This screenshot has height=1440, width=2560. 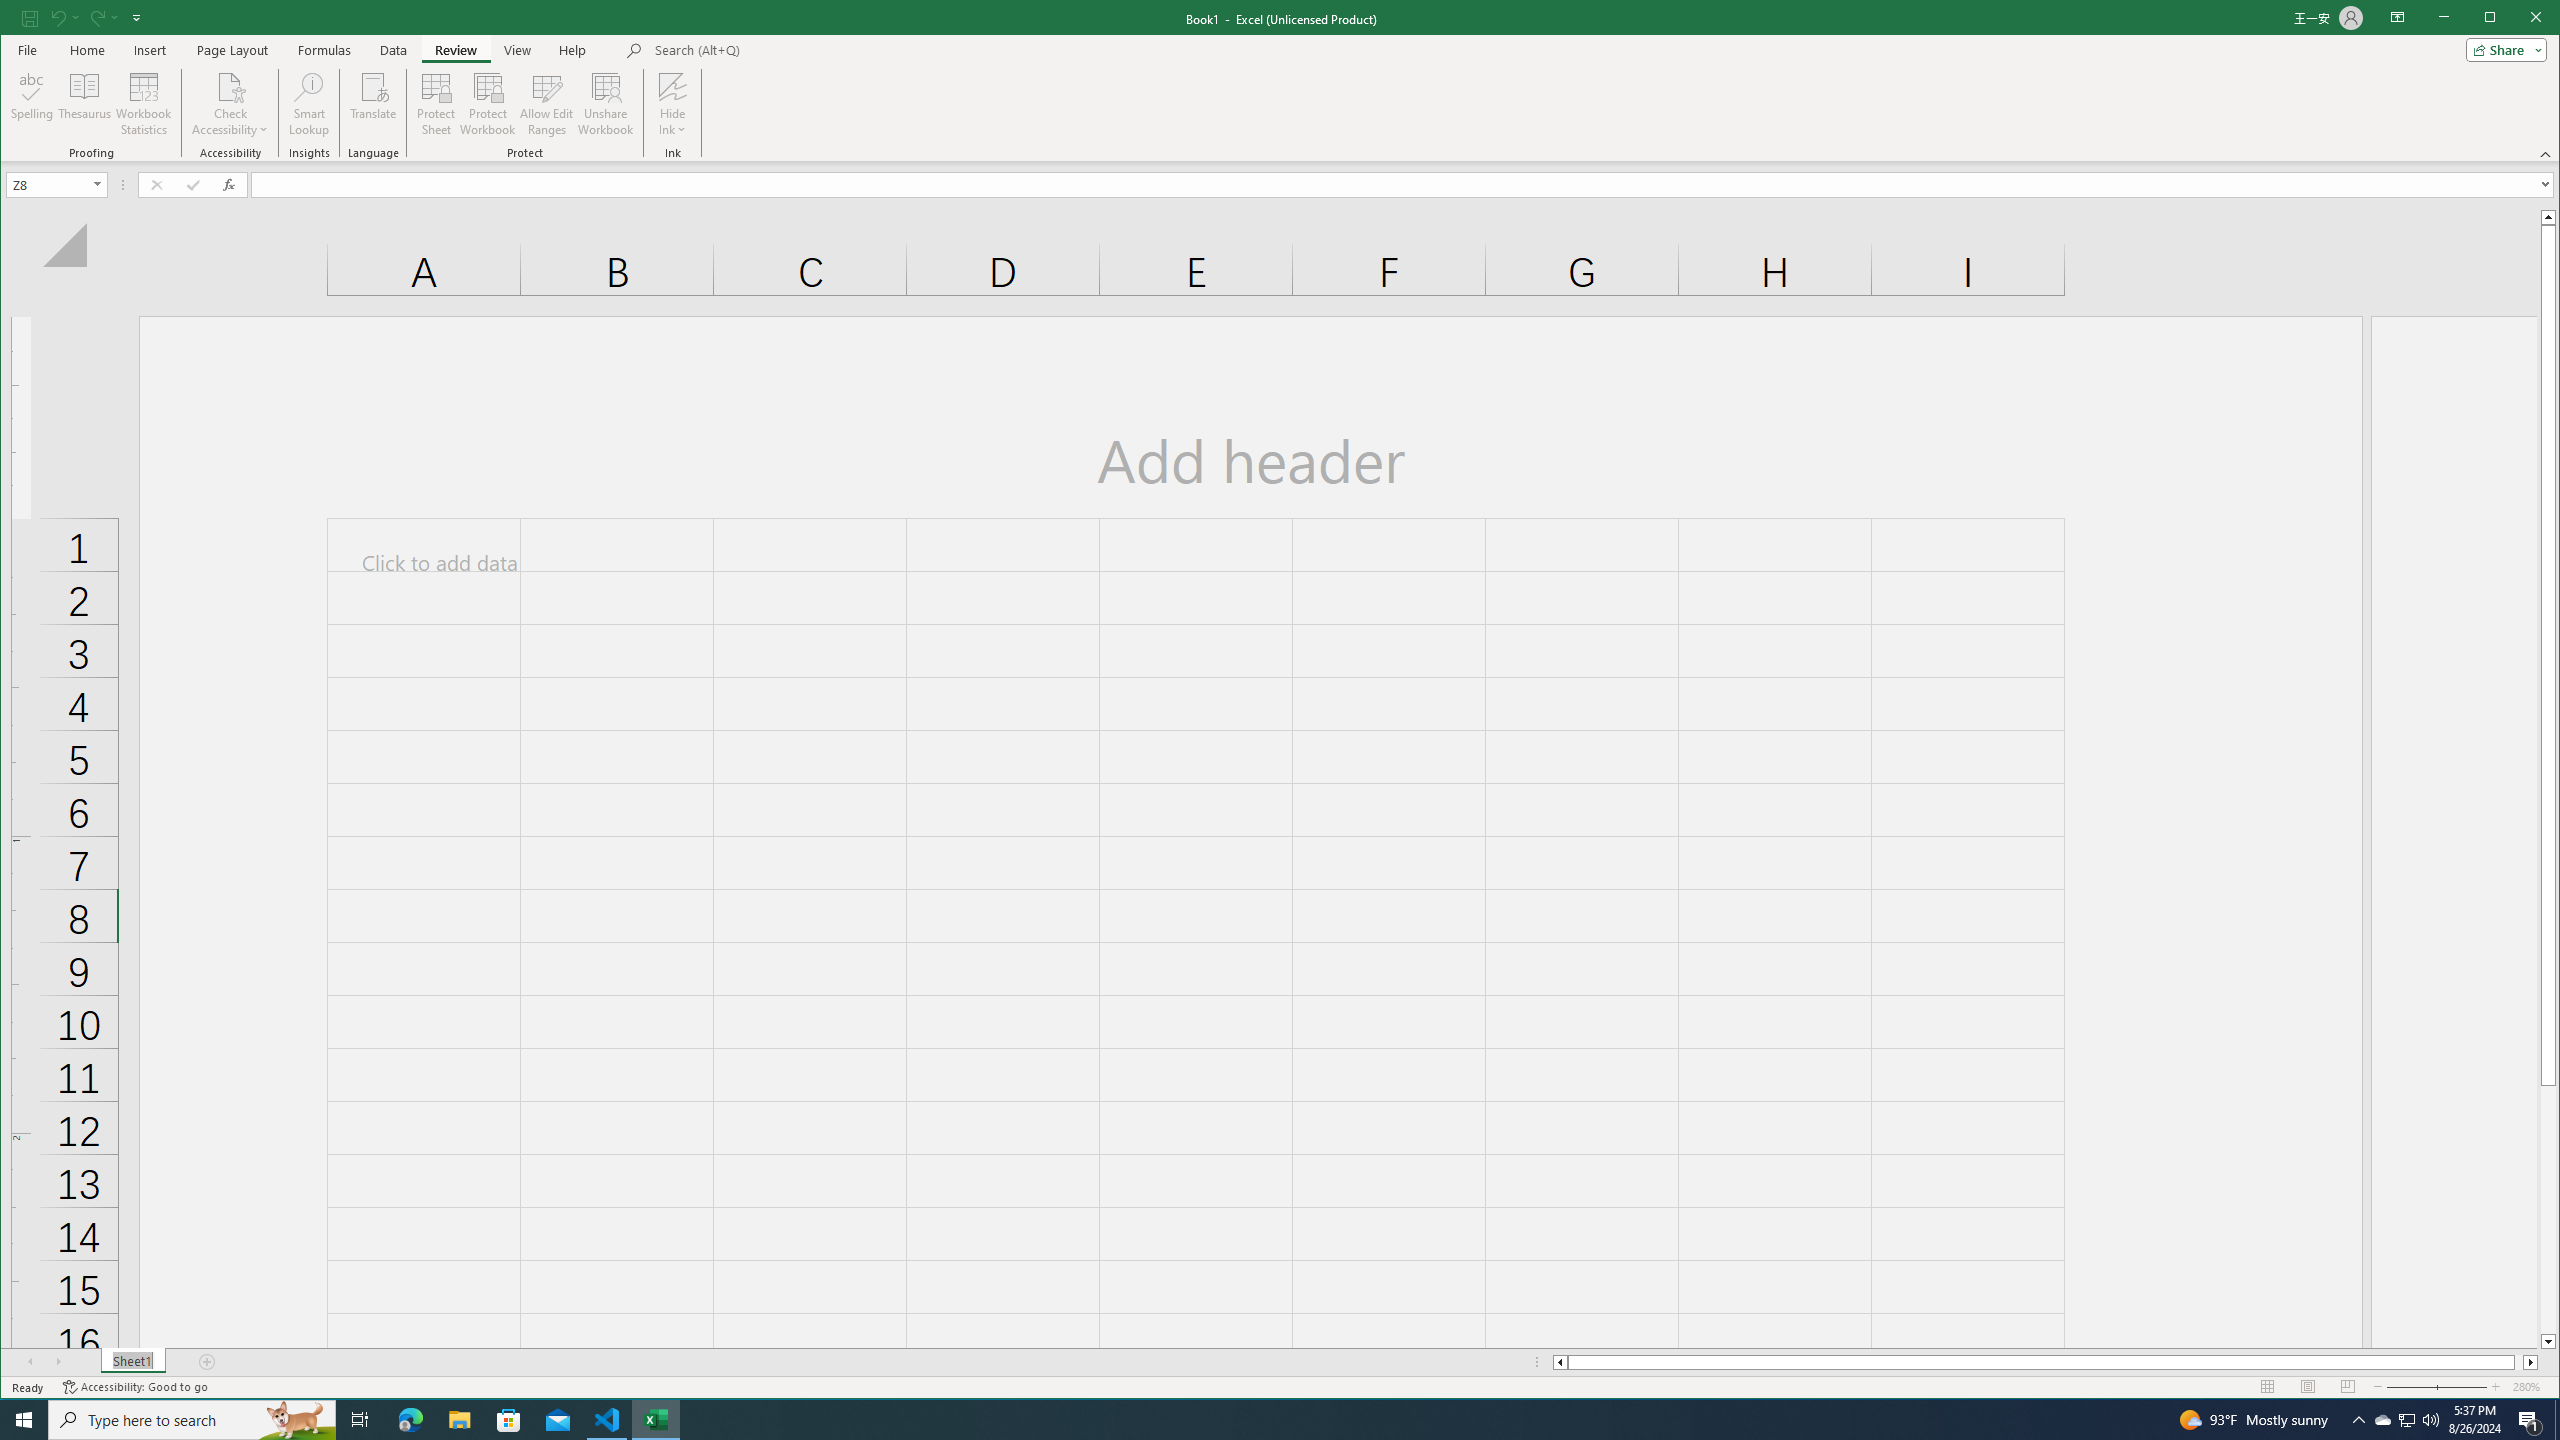 I want to click on 'Protect Sheet...', so click(x=436, y=103).